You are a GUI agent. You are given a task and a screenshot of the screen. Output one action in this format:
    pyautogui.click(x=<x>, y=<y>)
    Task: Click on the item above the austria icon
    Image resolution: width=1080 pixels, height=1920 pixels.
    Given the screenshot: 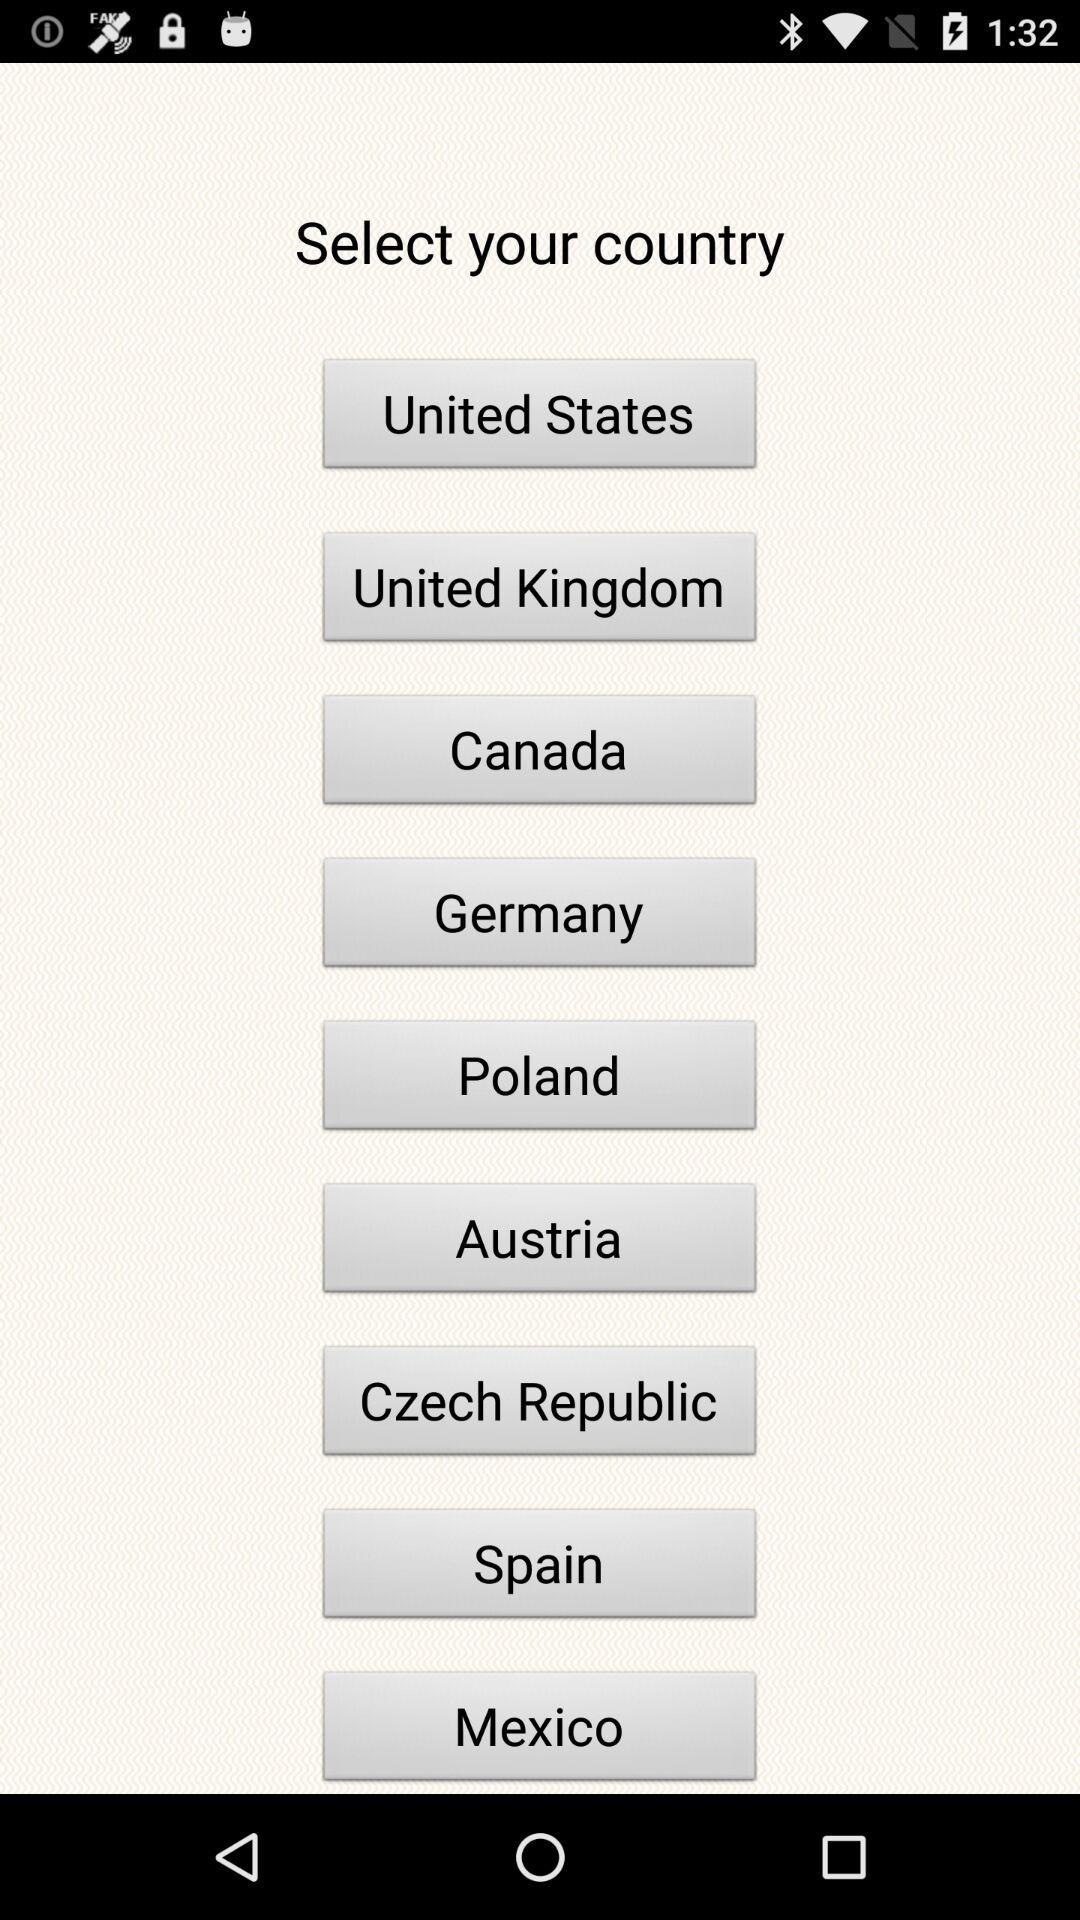 What is the action you would take?
    pyautogui.click(x=540, y=1079)
    